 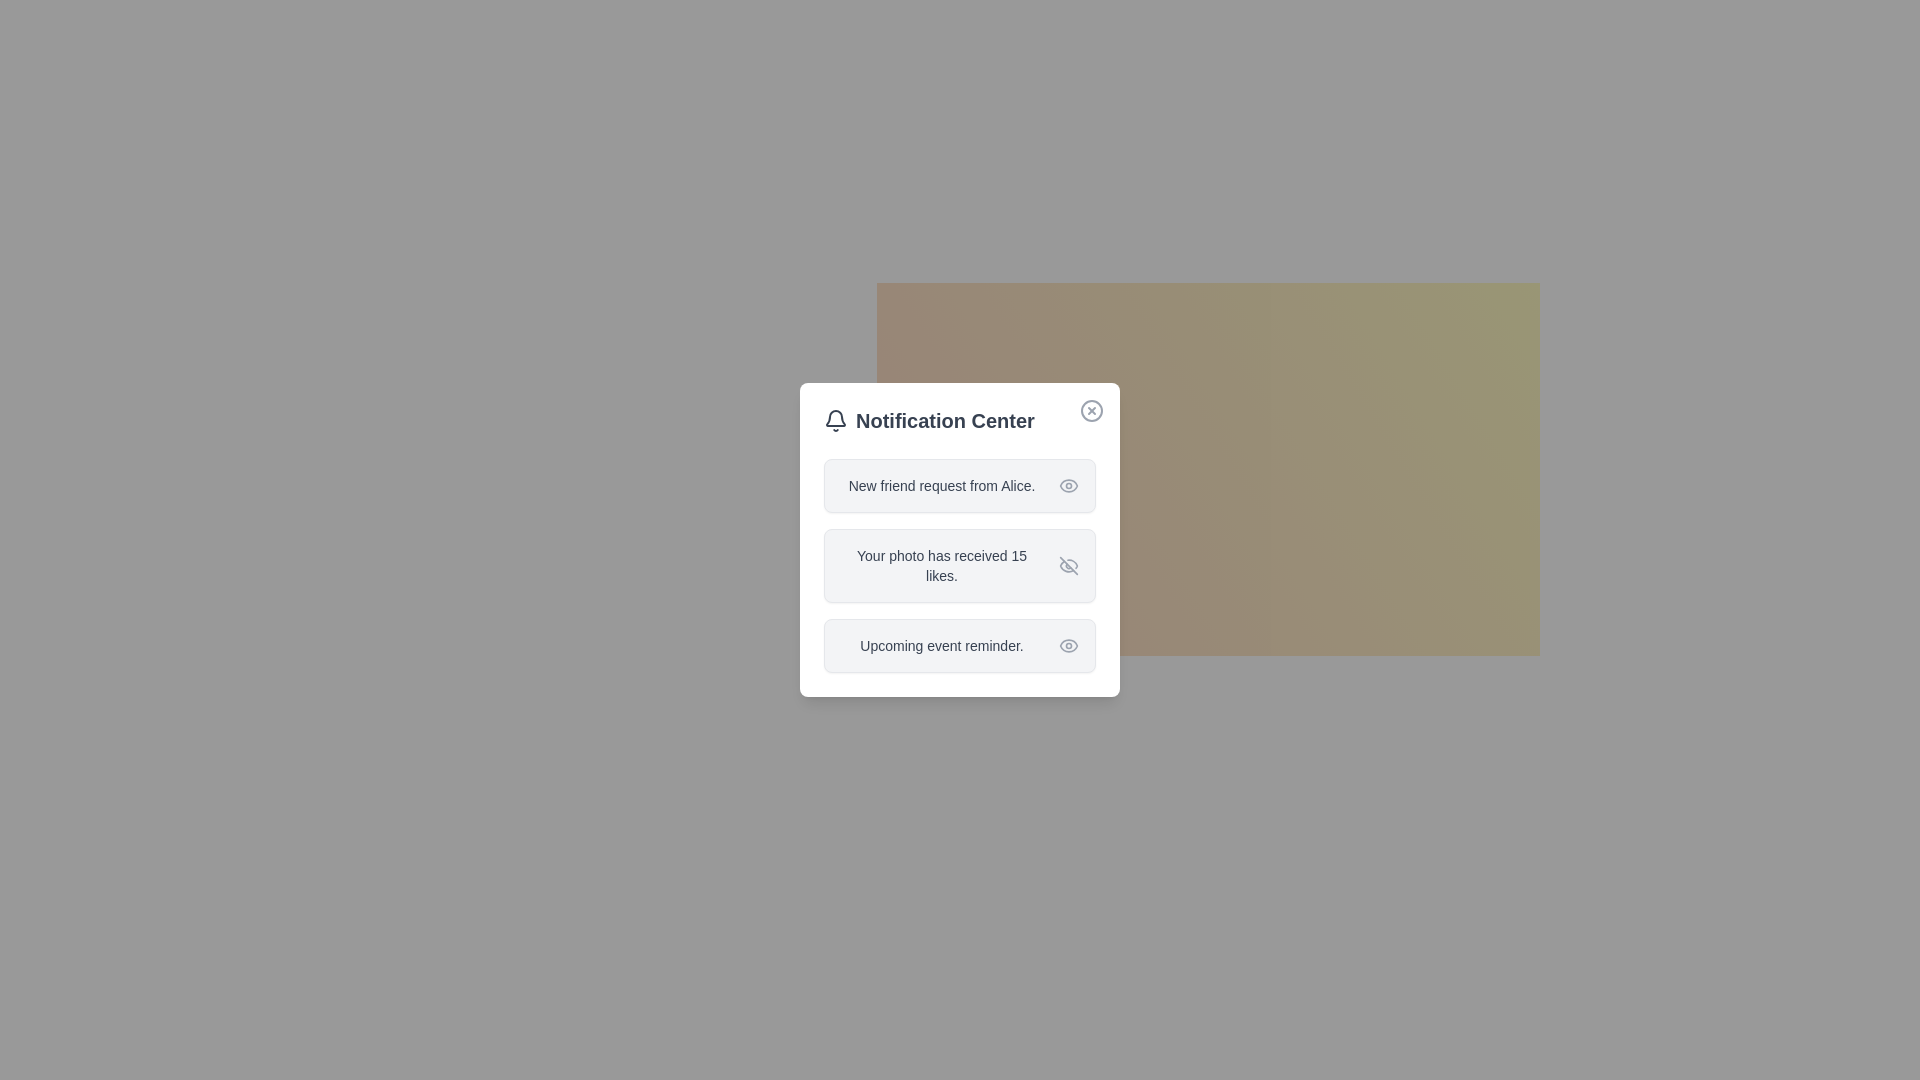 What do you see at coordinates (960, 486) in the screenshot?
I see `notification text from the topmost notification card in the Notification Center, which contains the message 'New friend request from Alice.'` at bounding box center [960, 486].